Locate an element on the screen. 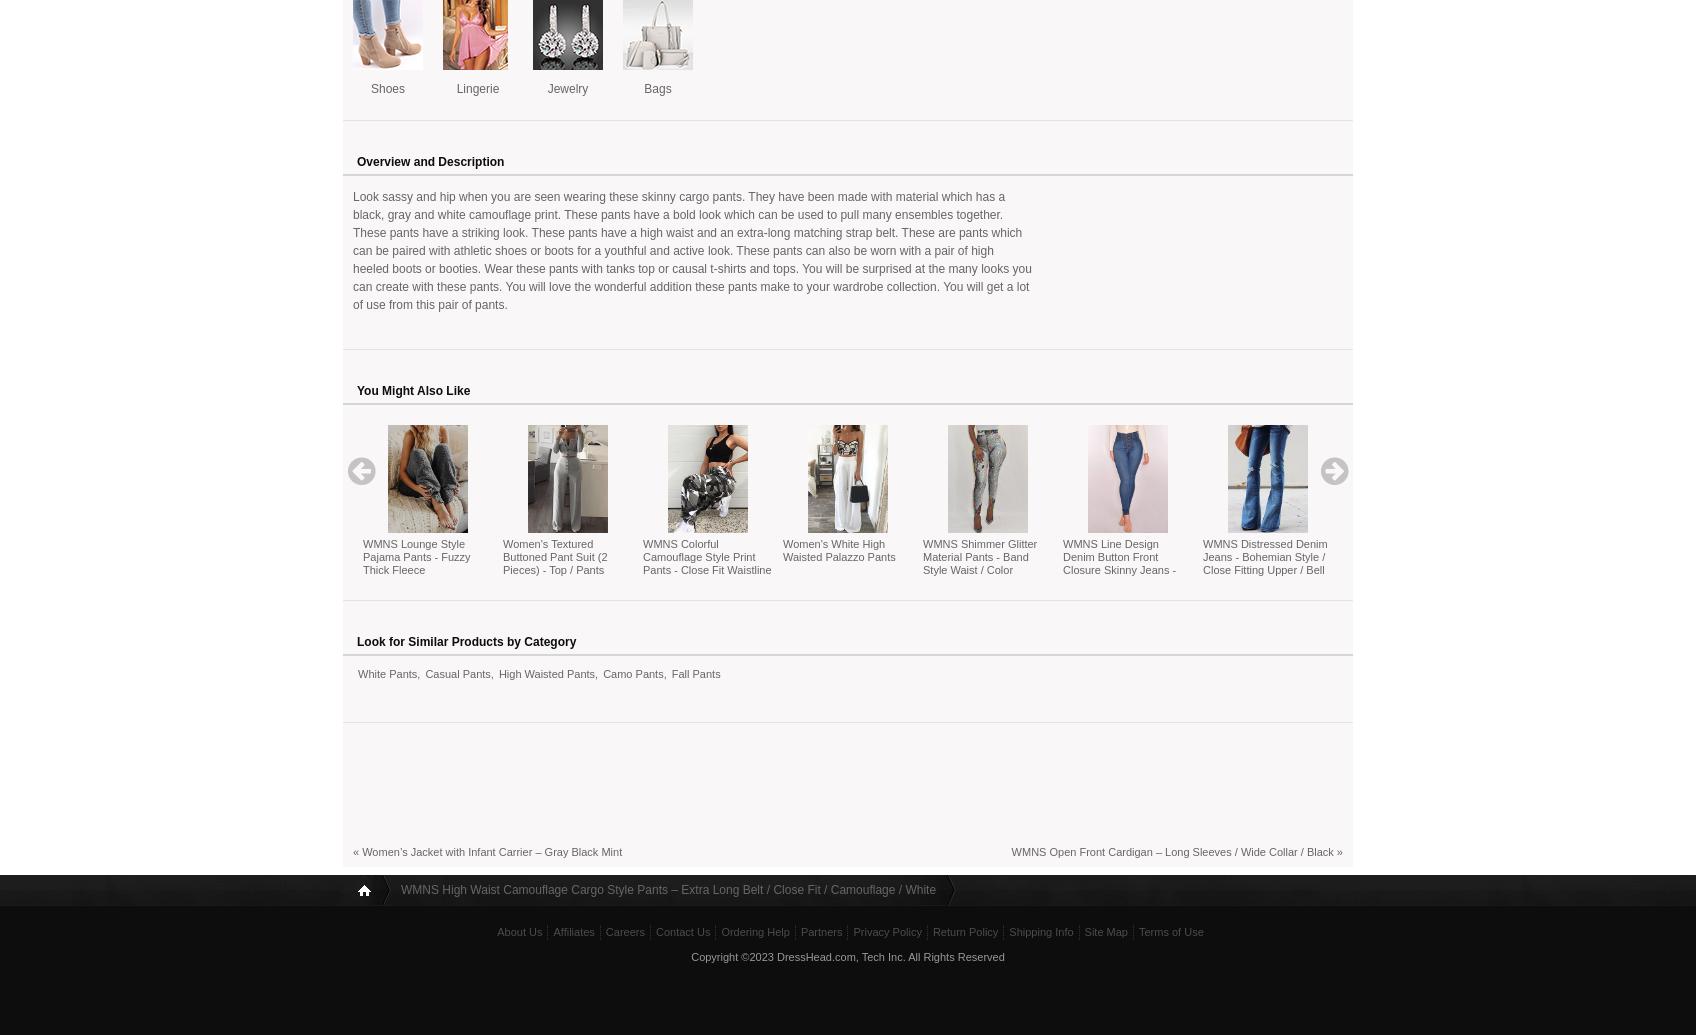 The image size is (1696, 1035). 'Camo Pants' is located at coordinates (632, 672).